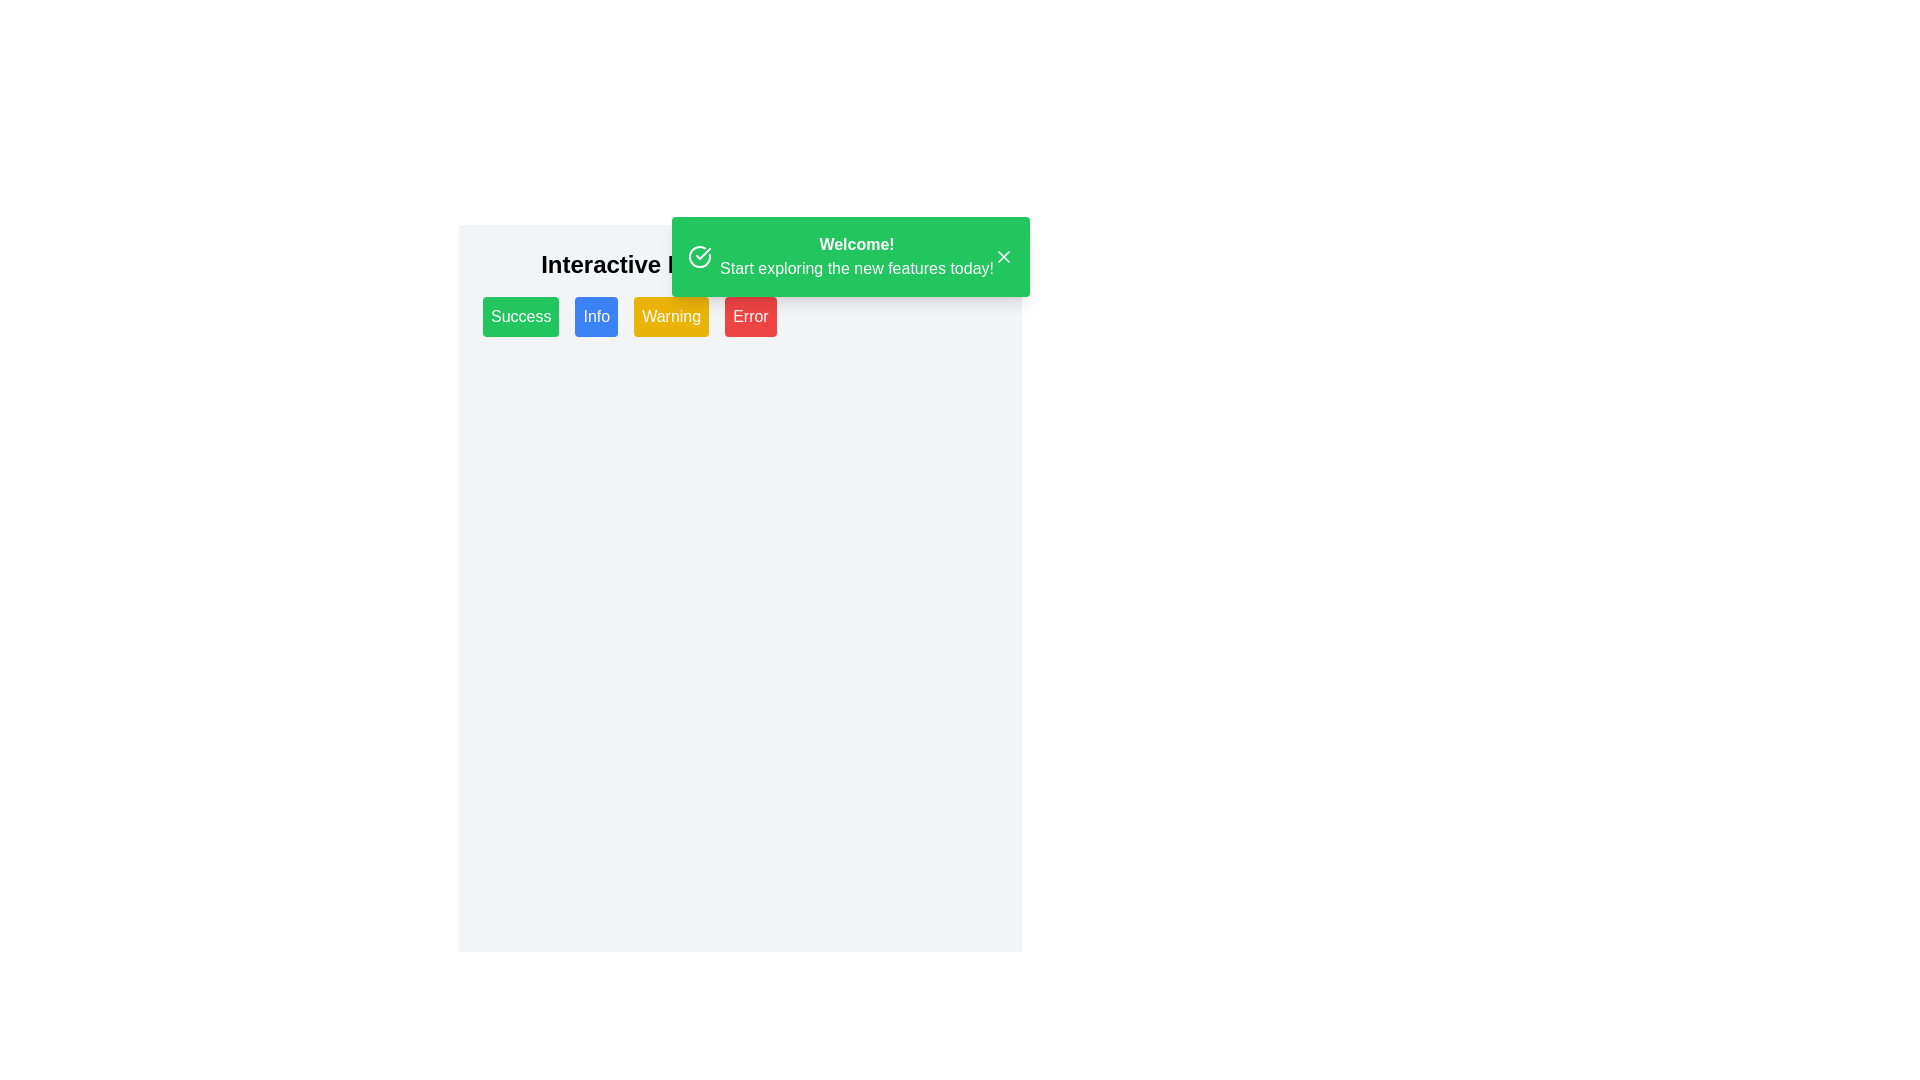 The height and width of the screenshot is (1080, 1920). What do you see at coordinates (857, 244) in the screenshot?
I see `the bold green text label that says 'Welcome!' located at the top-right section of the green notification bar` at bounding box center [857, 244].